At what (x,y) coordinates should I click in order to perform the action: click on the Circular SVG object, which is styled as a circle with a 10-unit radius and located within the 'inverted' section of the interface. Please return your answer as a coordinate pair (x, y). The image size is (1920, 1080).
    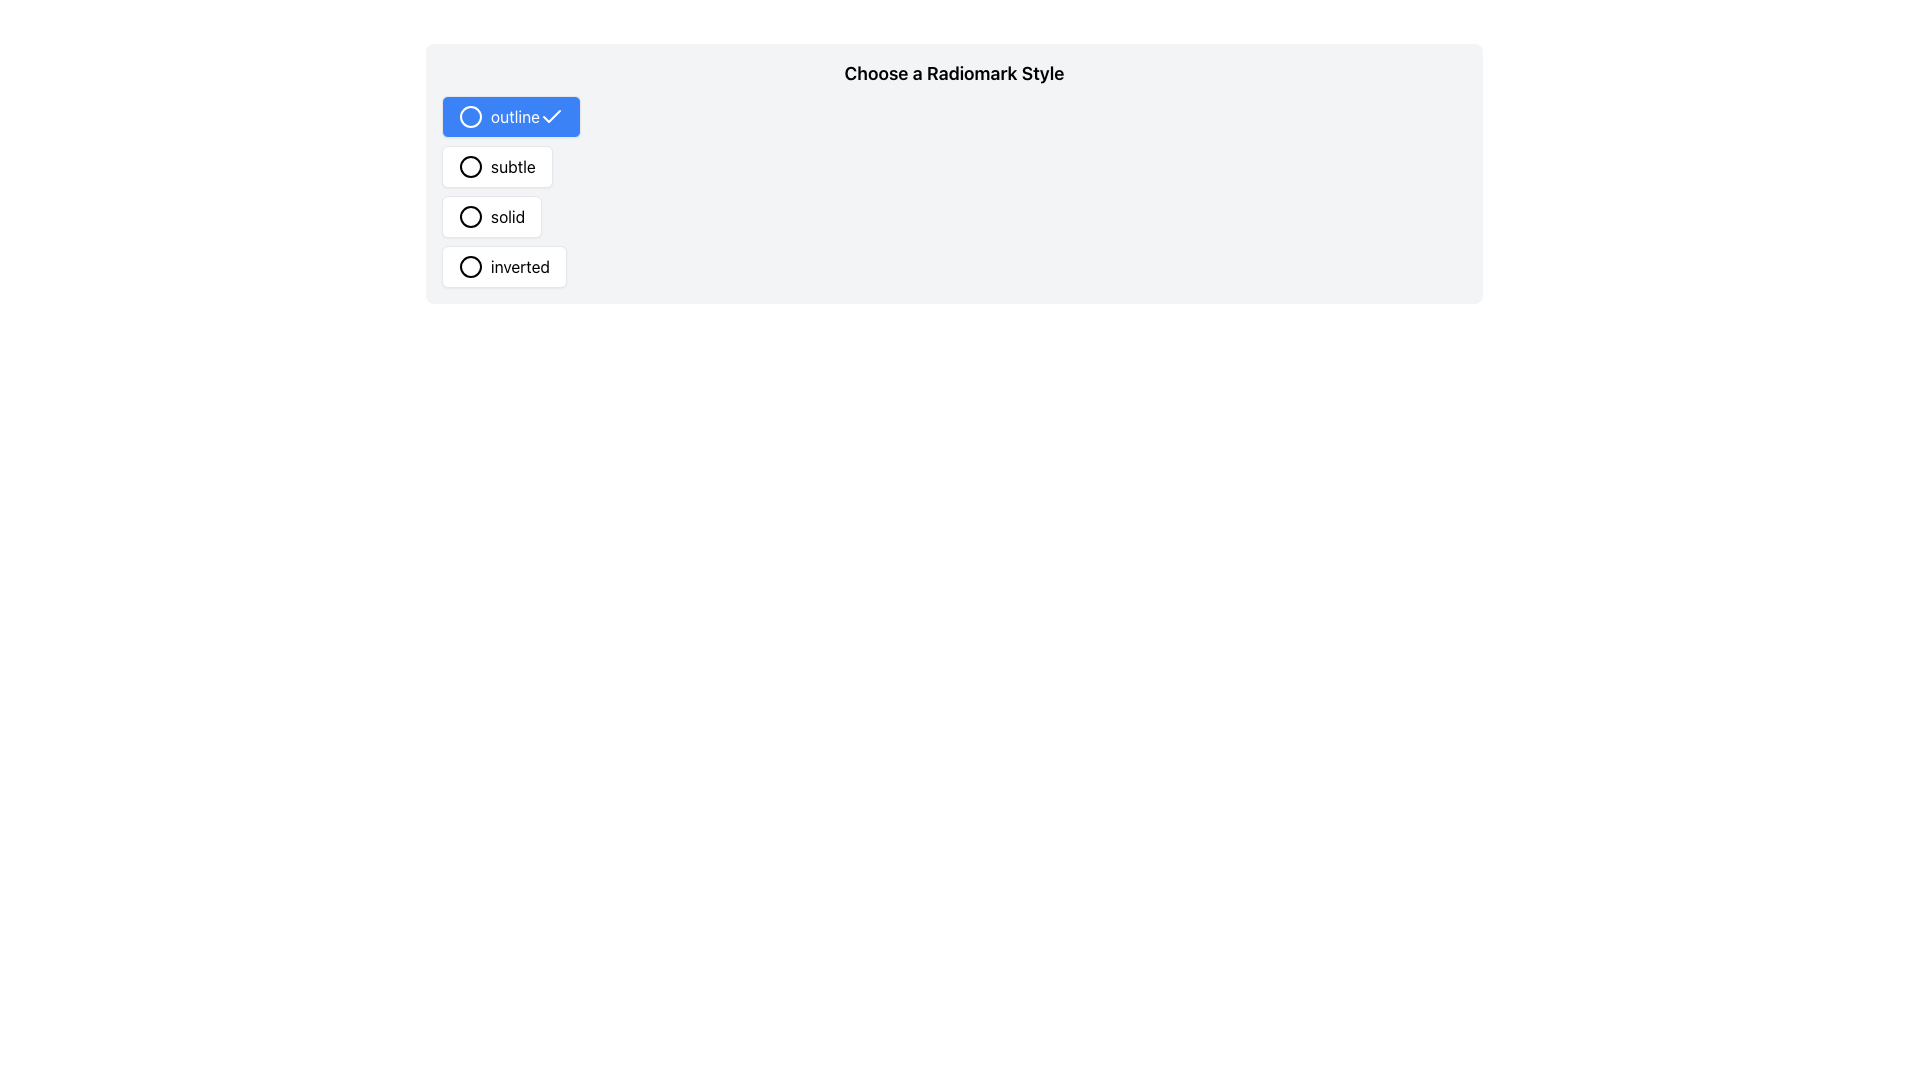
    Looking at the image, I should click on (469, 265).